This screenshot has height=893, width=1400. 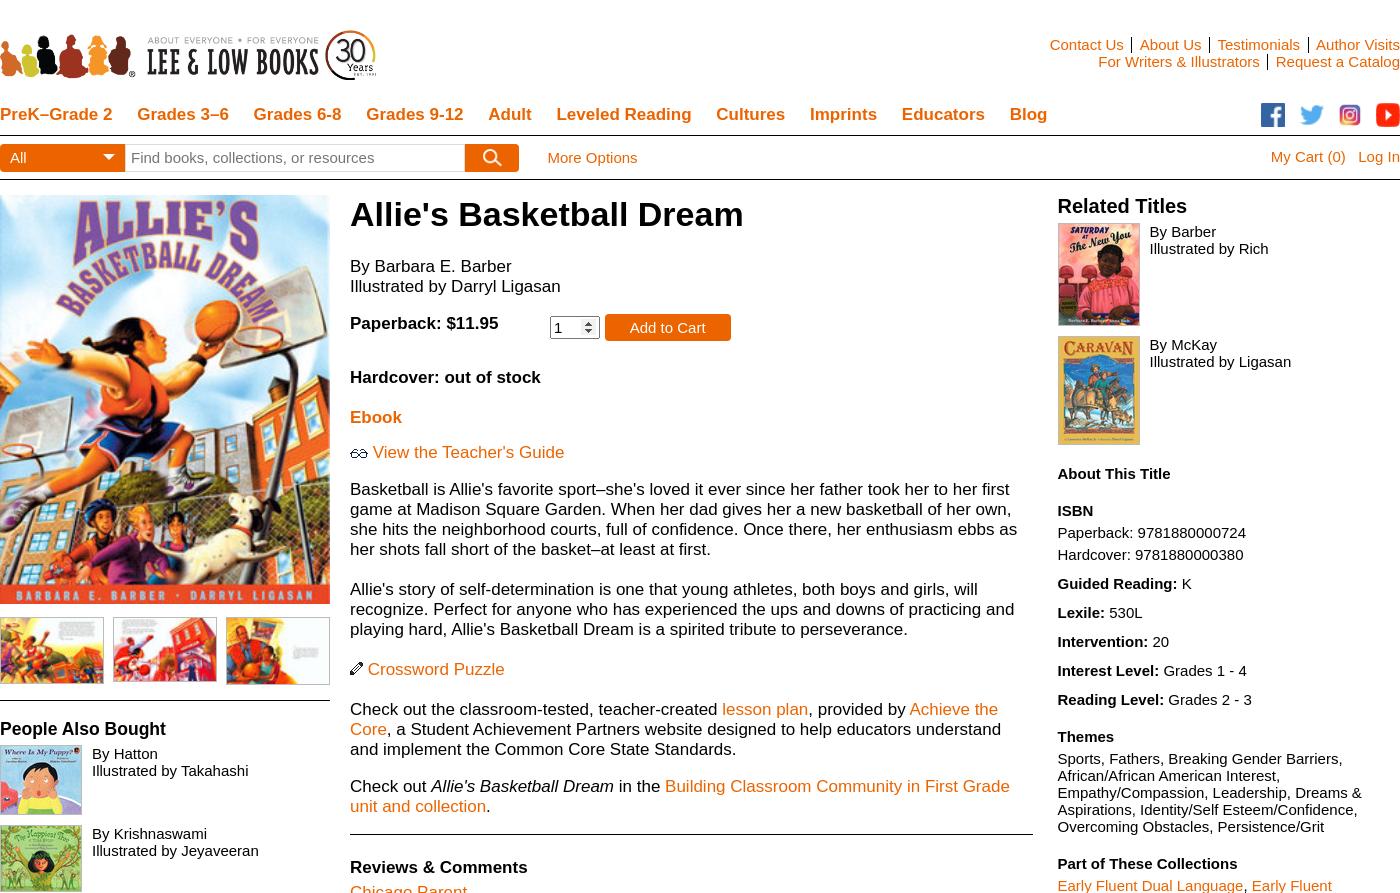 I want to click on 'Related Titles', so click(x=1121, y=205).